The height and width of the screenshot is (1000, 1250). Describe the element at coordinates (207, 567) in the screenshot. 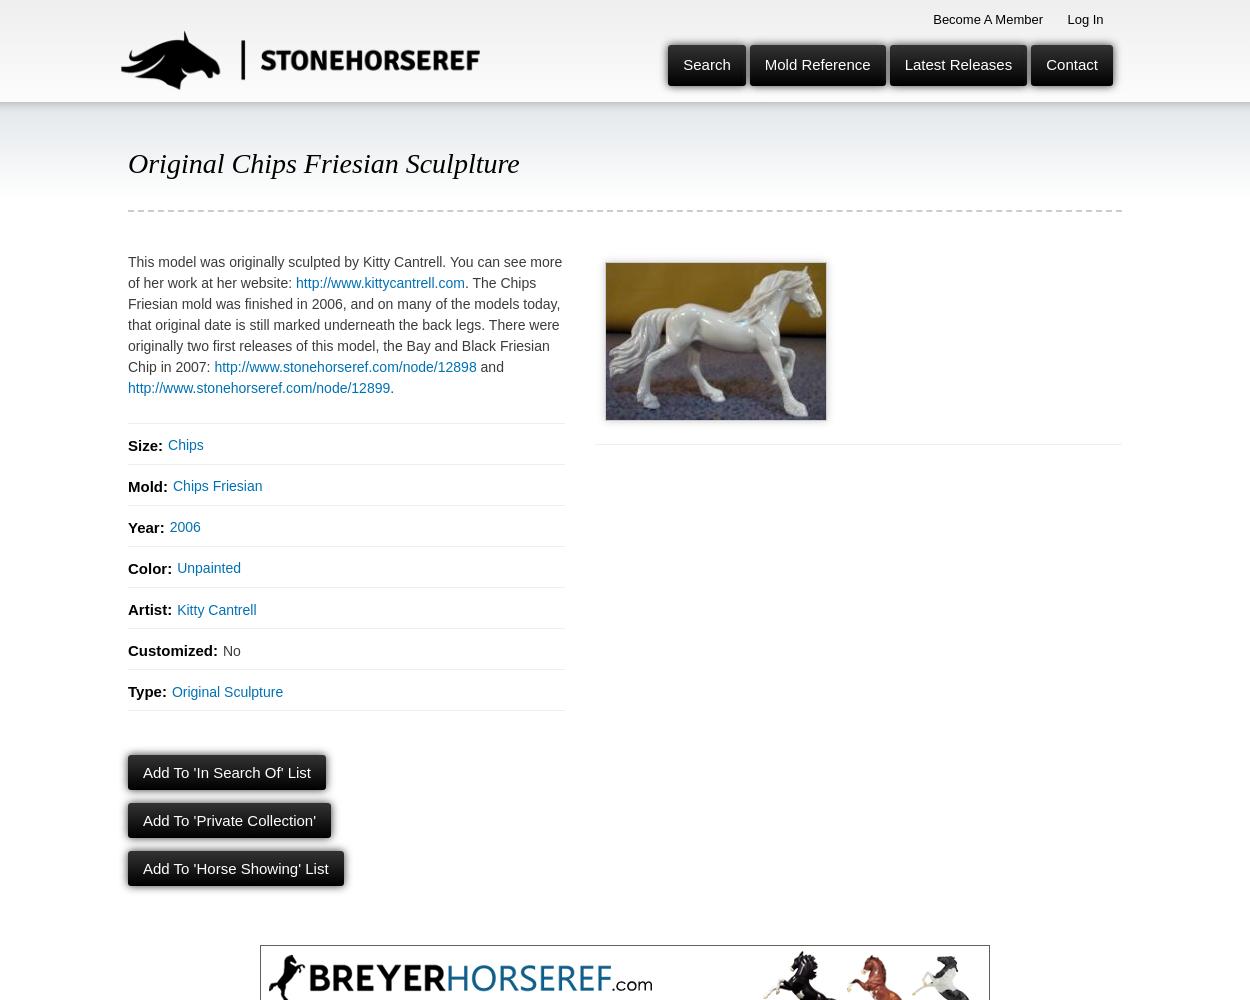

I see `'Unpainted'` at that location.